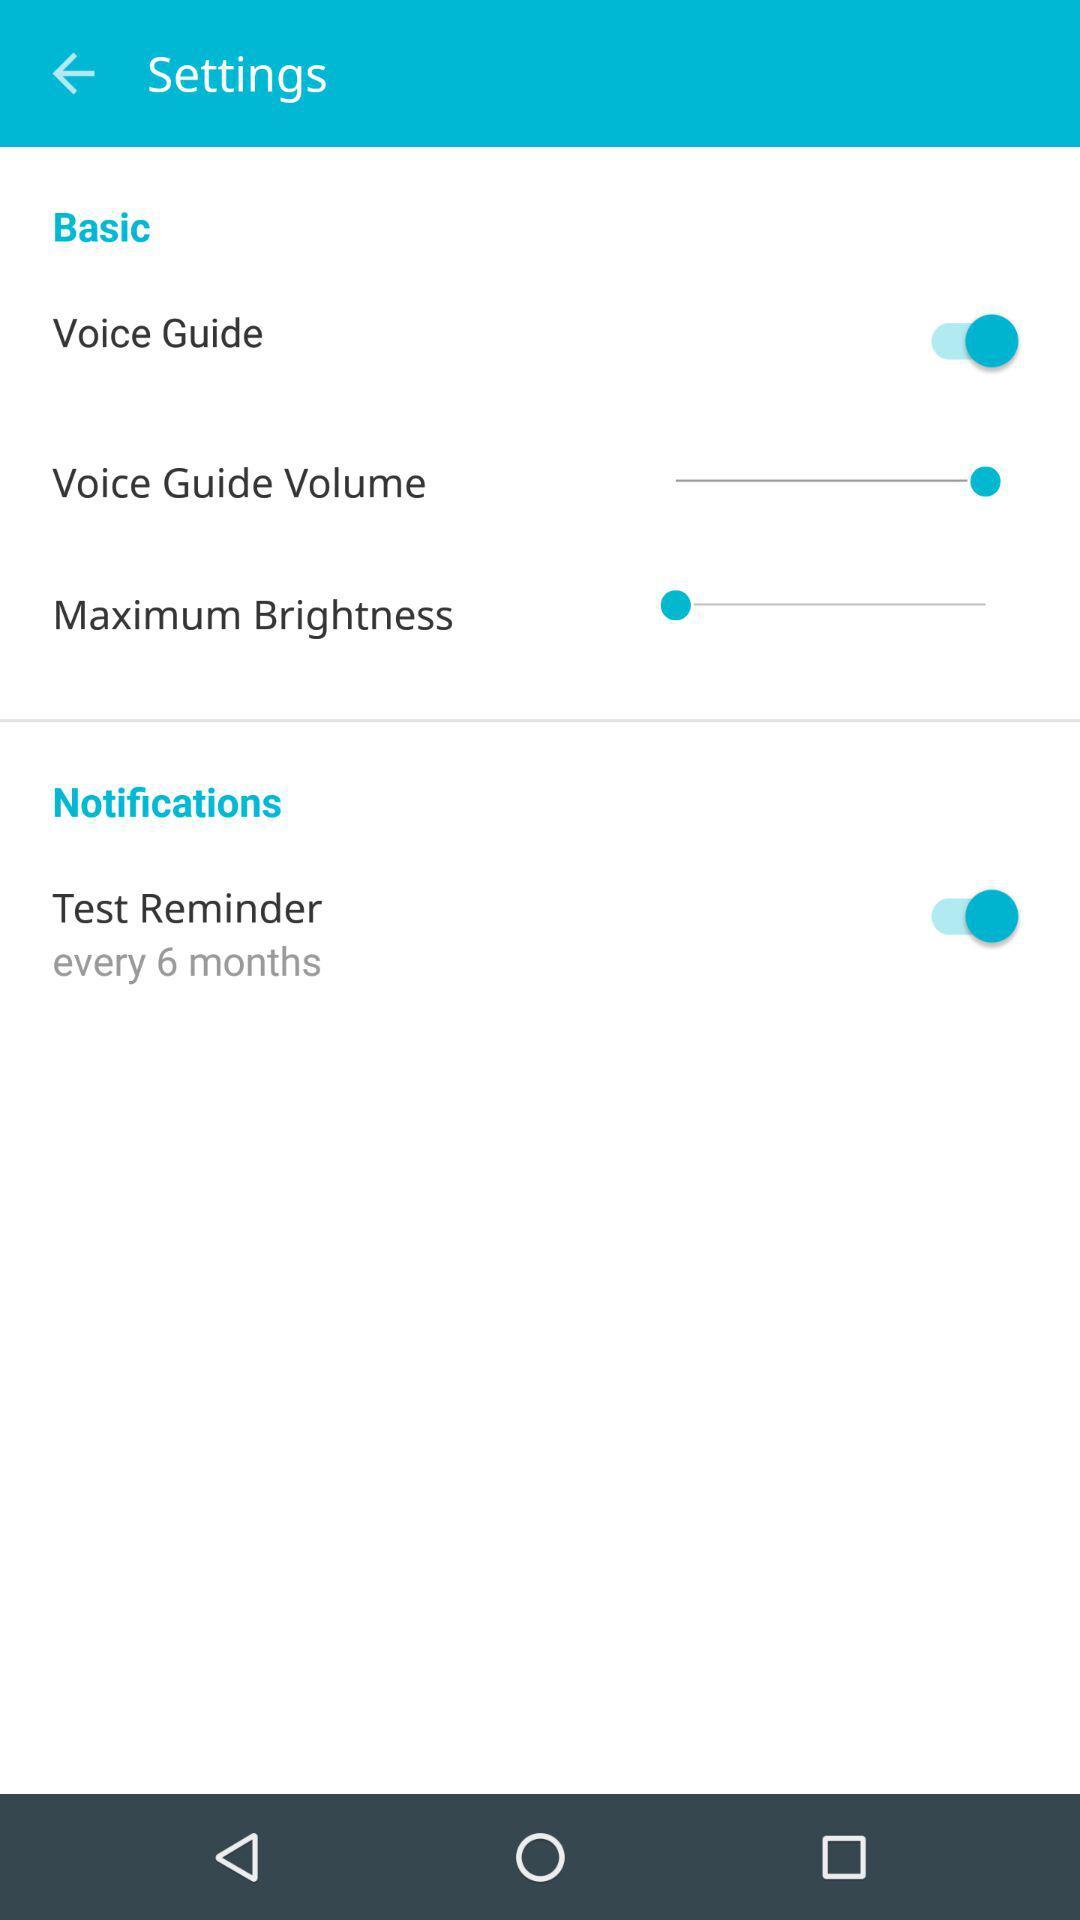 The height and width of the screenshot is (1920, 1080). I want to click on voice guide, so click(964, 340).